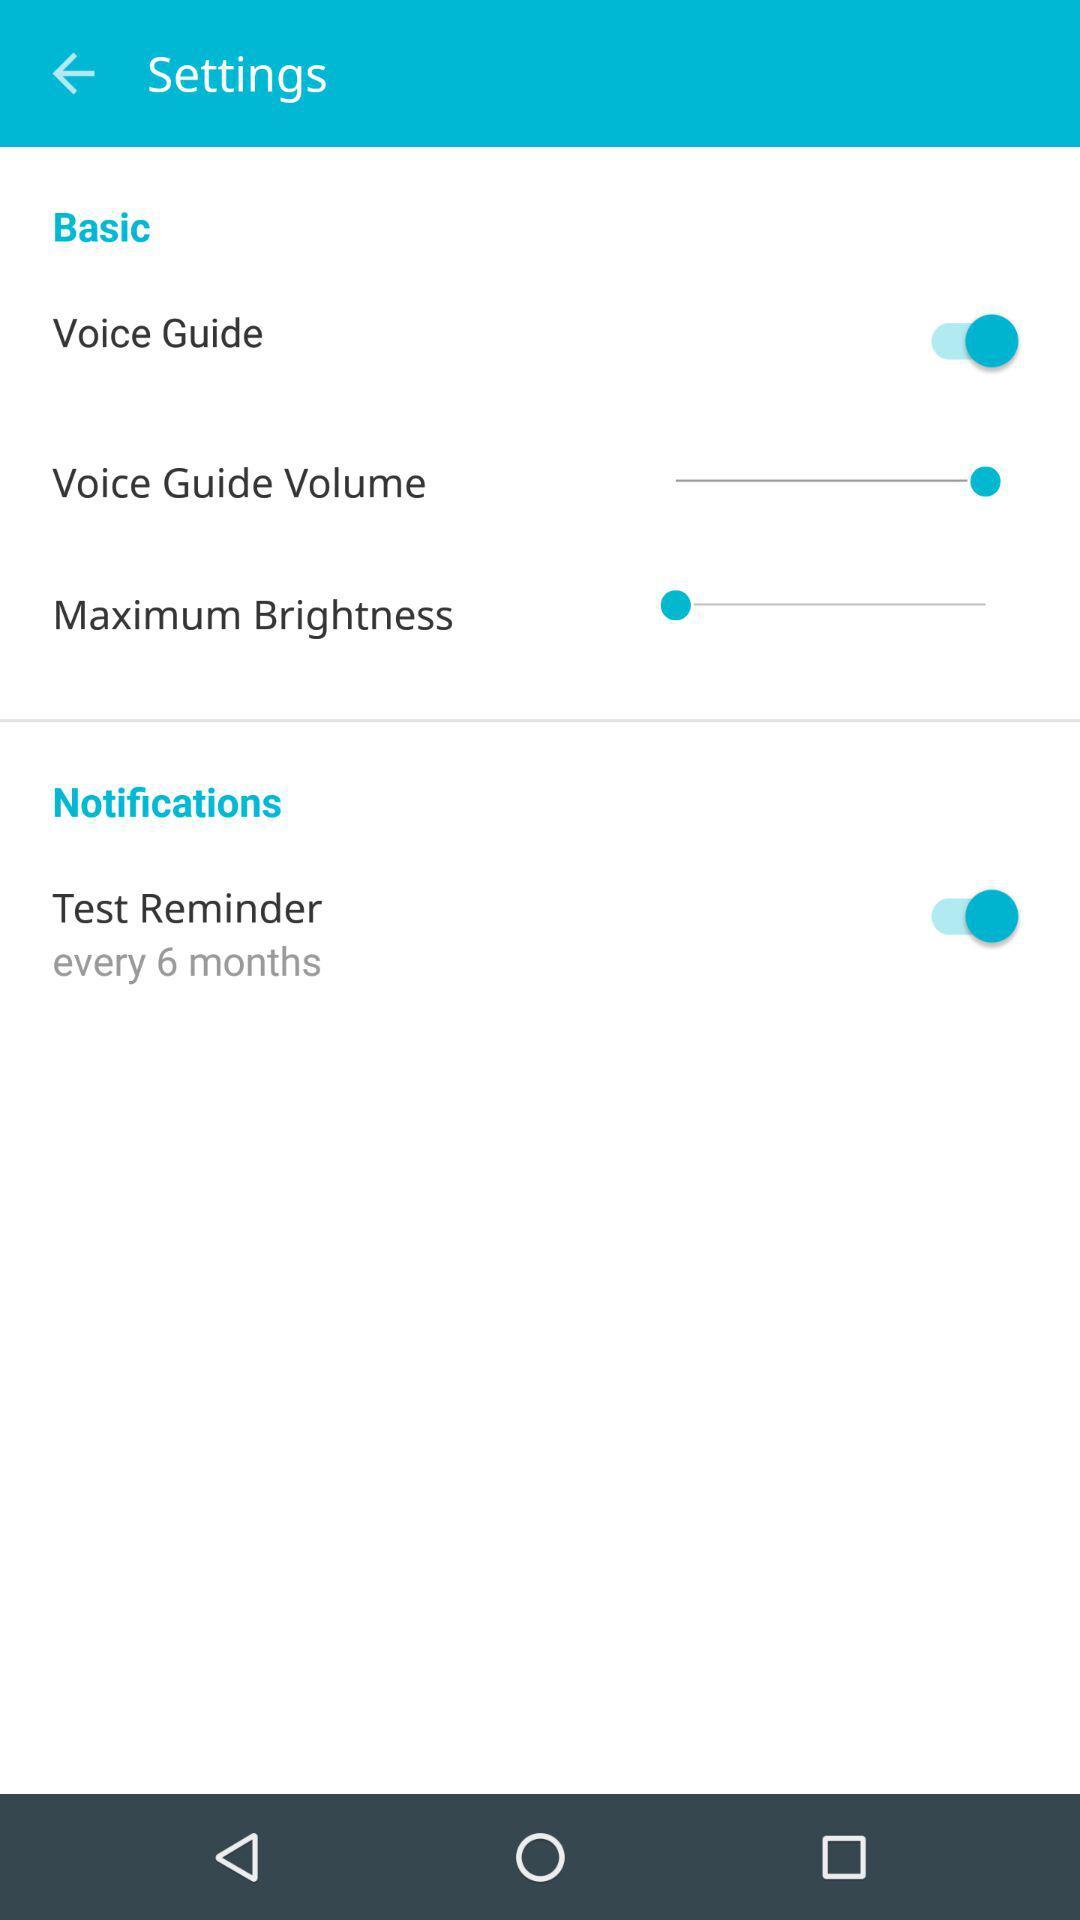 The height and width of the screenshot is (1920, 1080). I want to click on voice guide, so click(964, 340).